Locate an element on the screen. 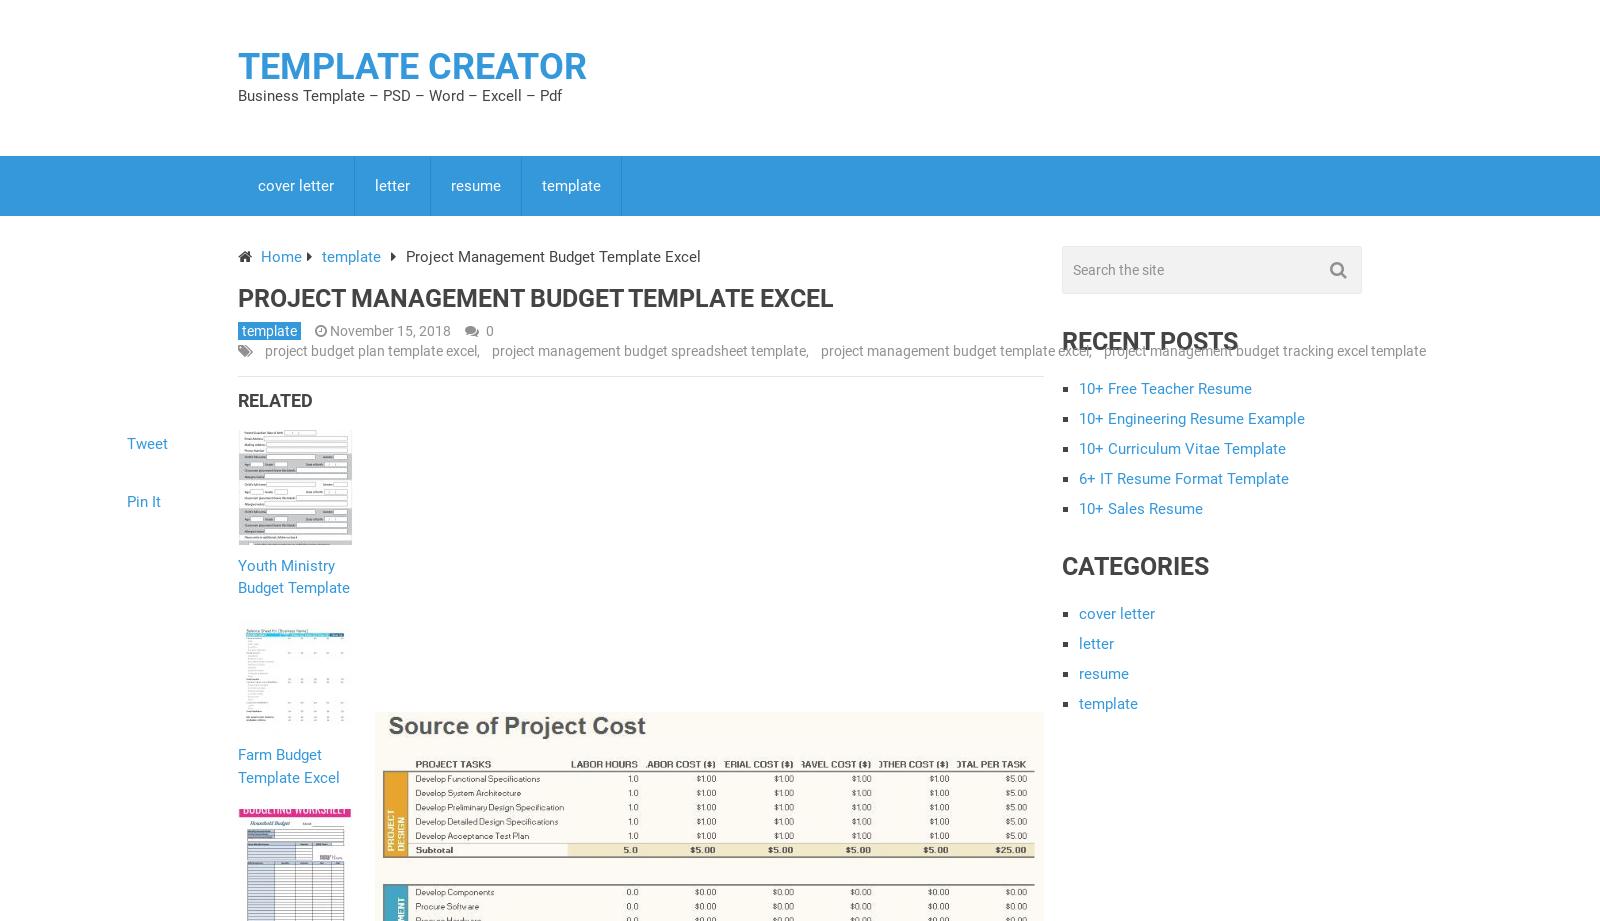 The width and height of the screenshot is (1600, 921). 'project management budget tracking excel template' is located at coordinates (1263, 350).